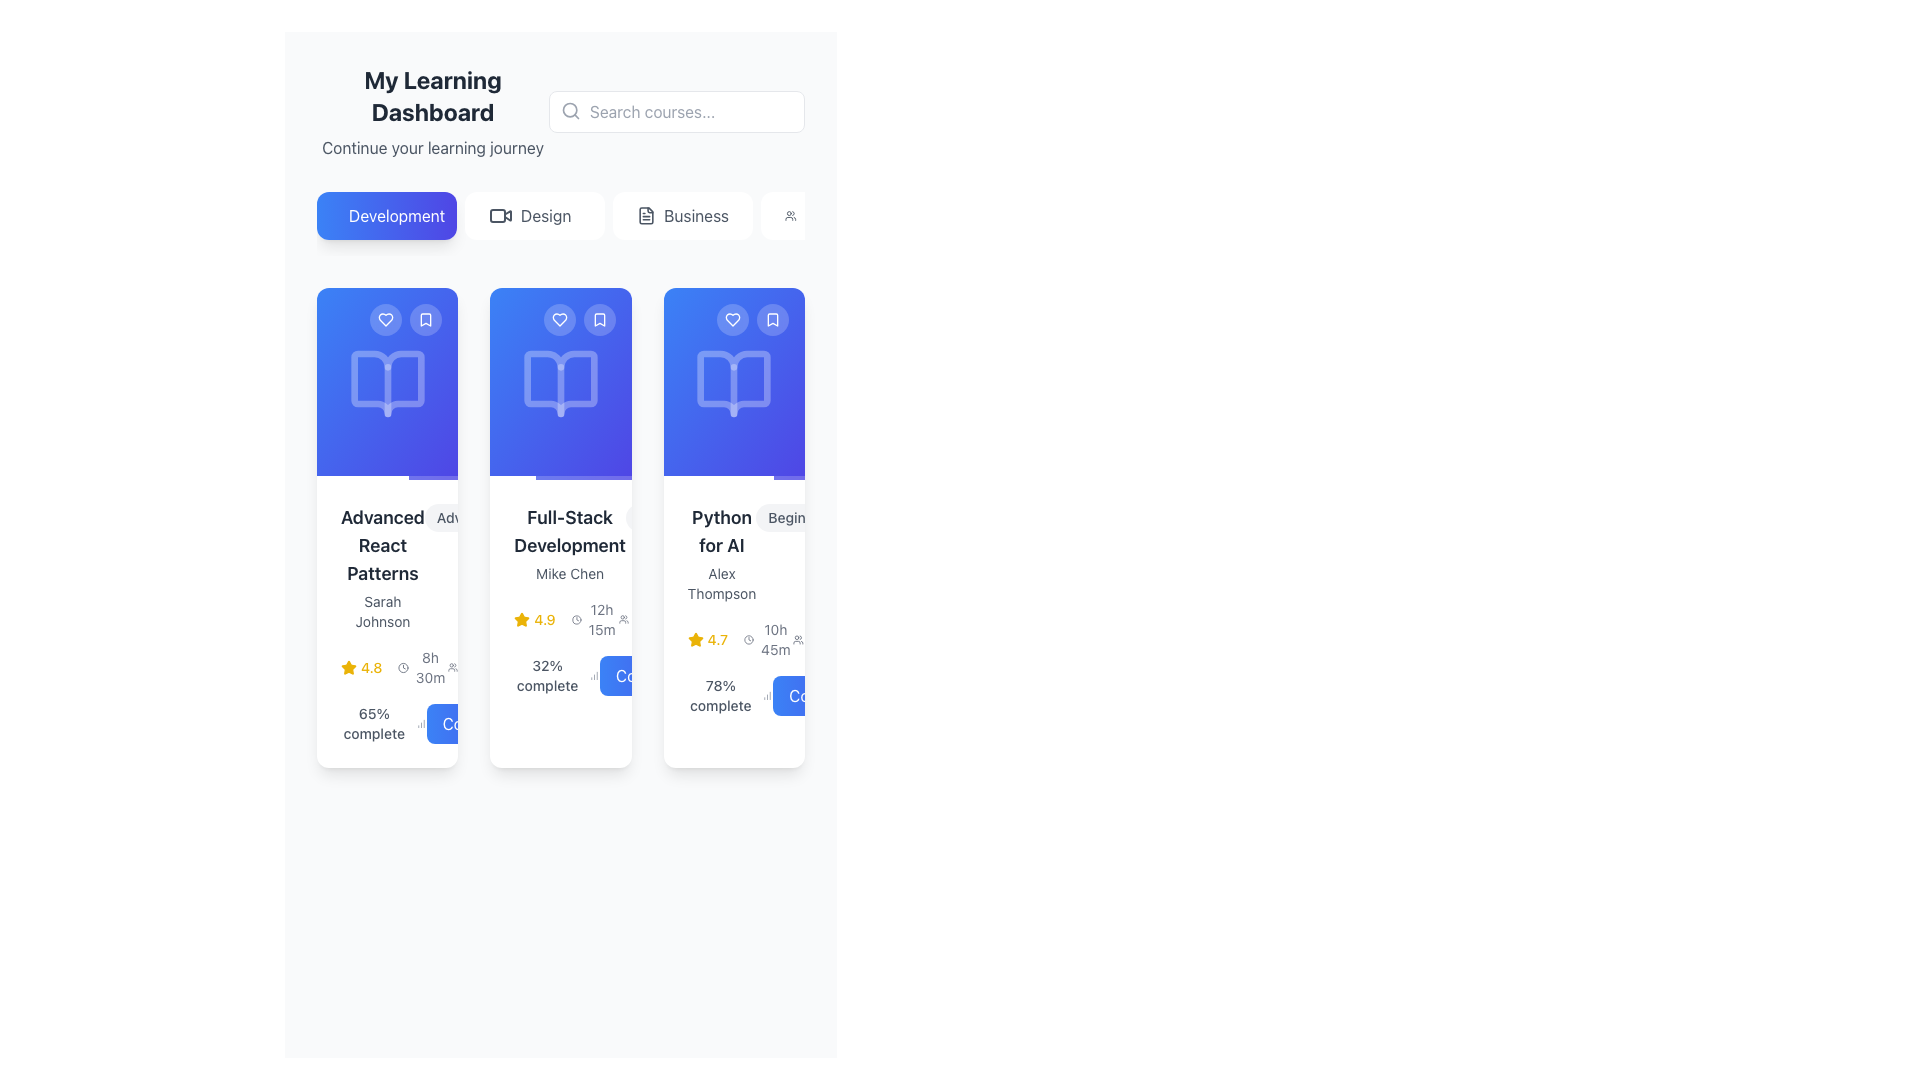  Describe the element at coordinates (387, 216) in the screenshot. I see `the 'Development' button, which is a rounded rectangular button with a gradient background from blue to indigo and contains white text and a book icon` at that location.